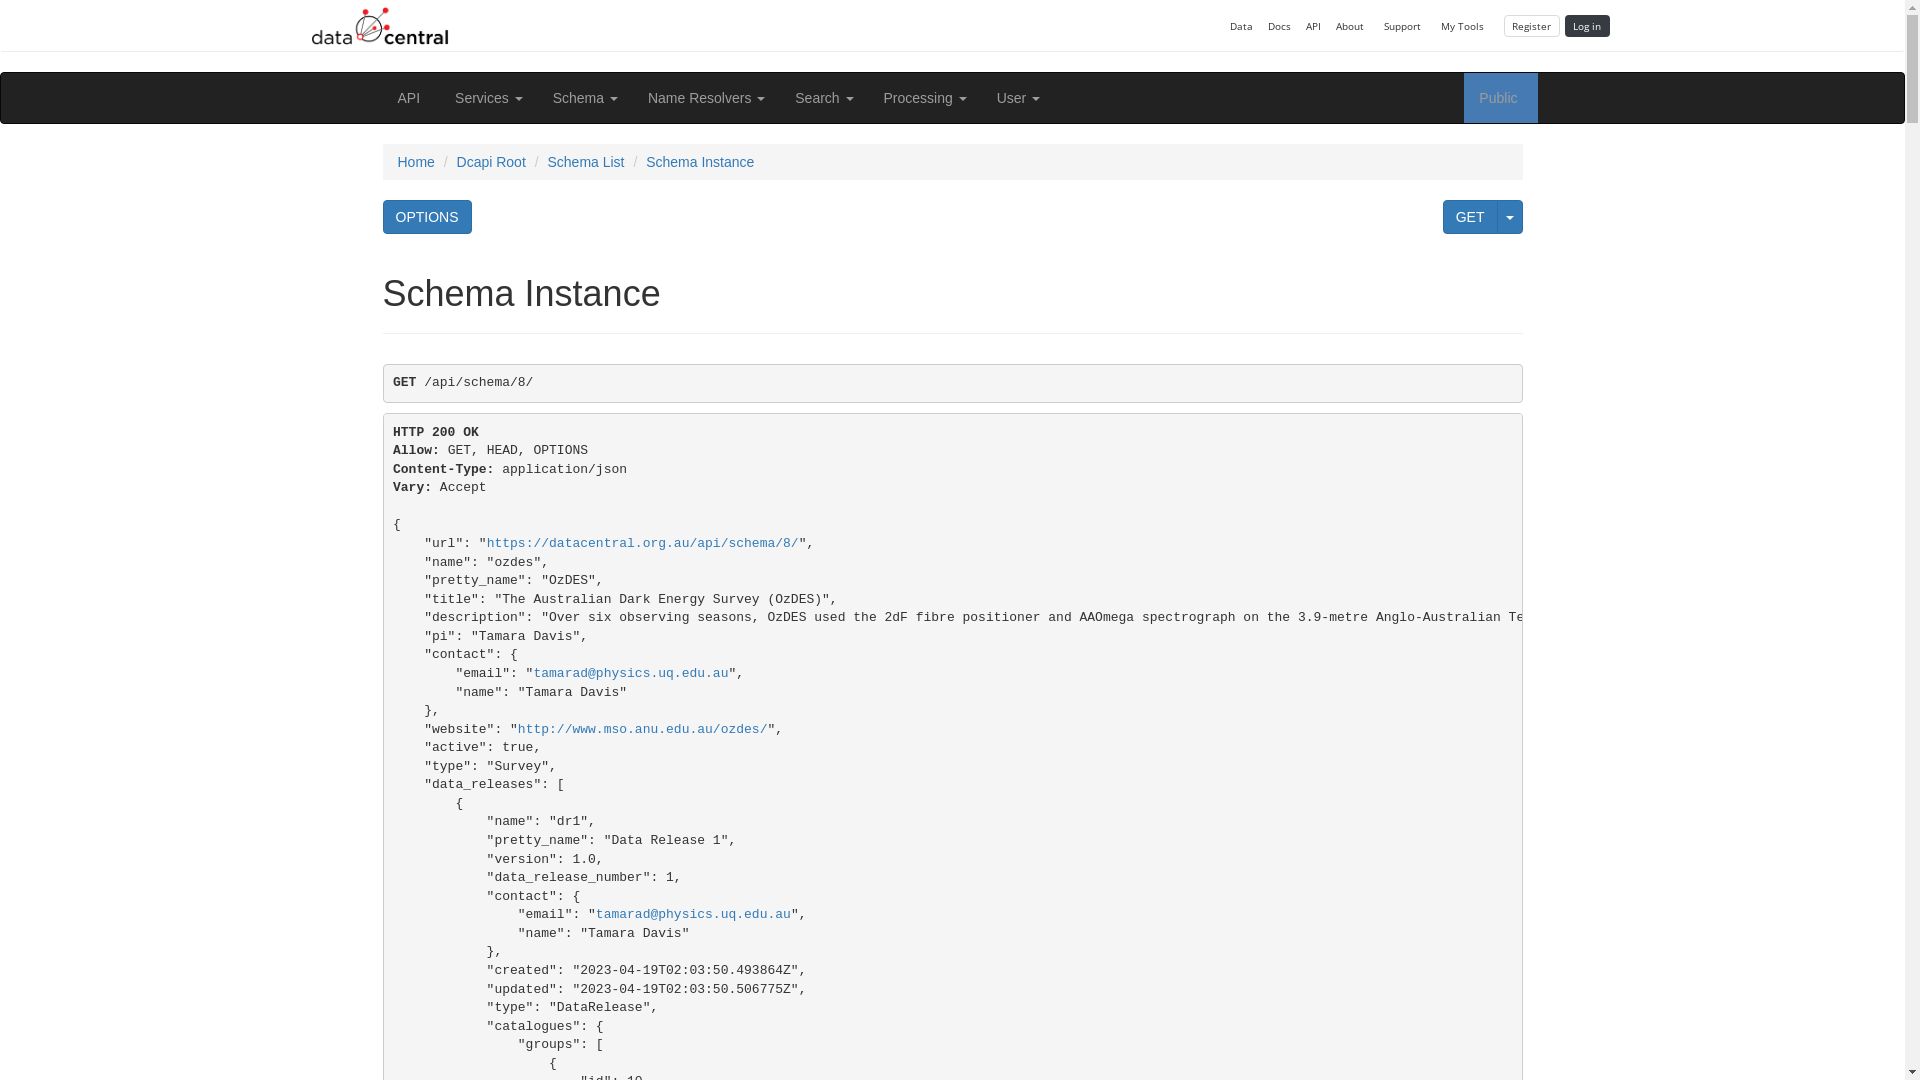 This screenshot has width=1920, height=1080. I want to click on 'tamarad@physics.uq.edu.au', so click(532, 673).